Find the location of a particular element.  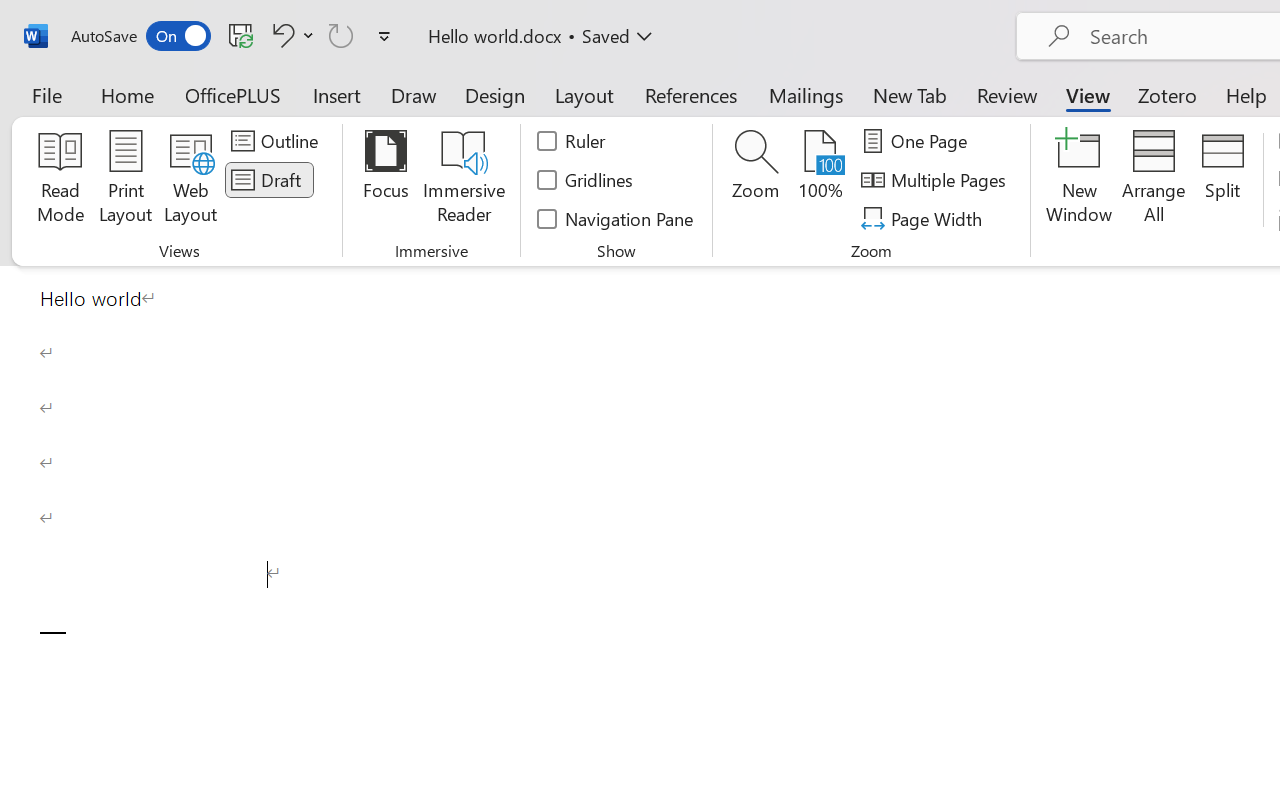

'Quick Access Toolbar' is located at coordinates (234, 35).